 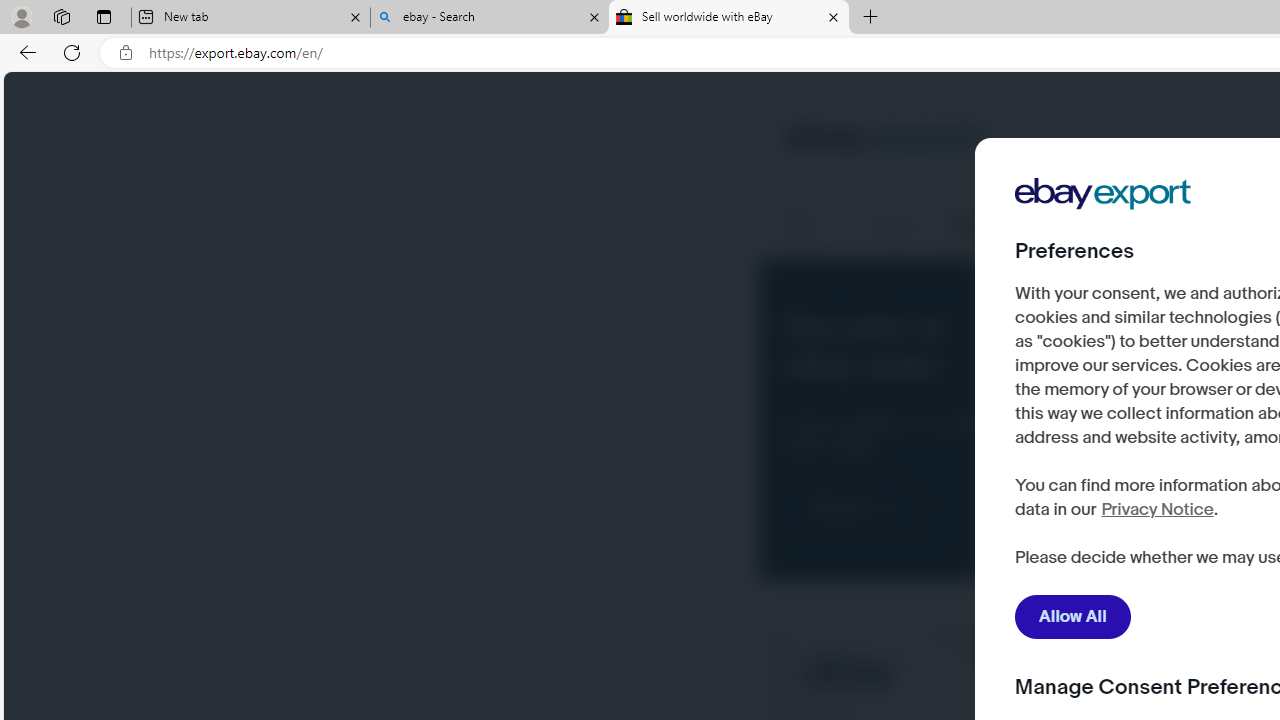 What do you see at coordinates (125, 52) in the screenshot?
I see `'View site information'` at bounding box center [125, 52].